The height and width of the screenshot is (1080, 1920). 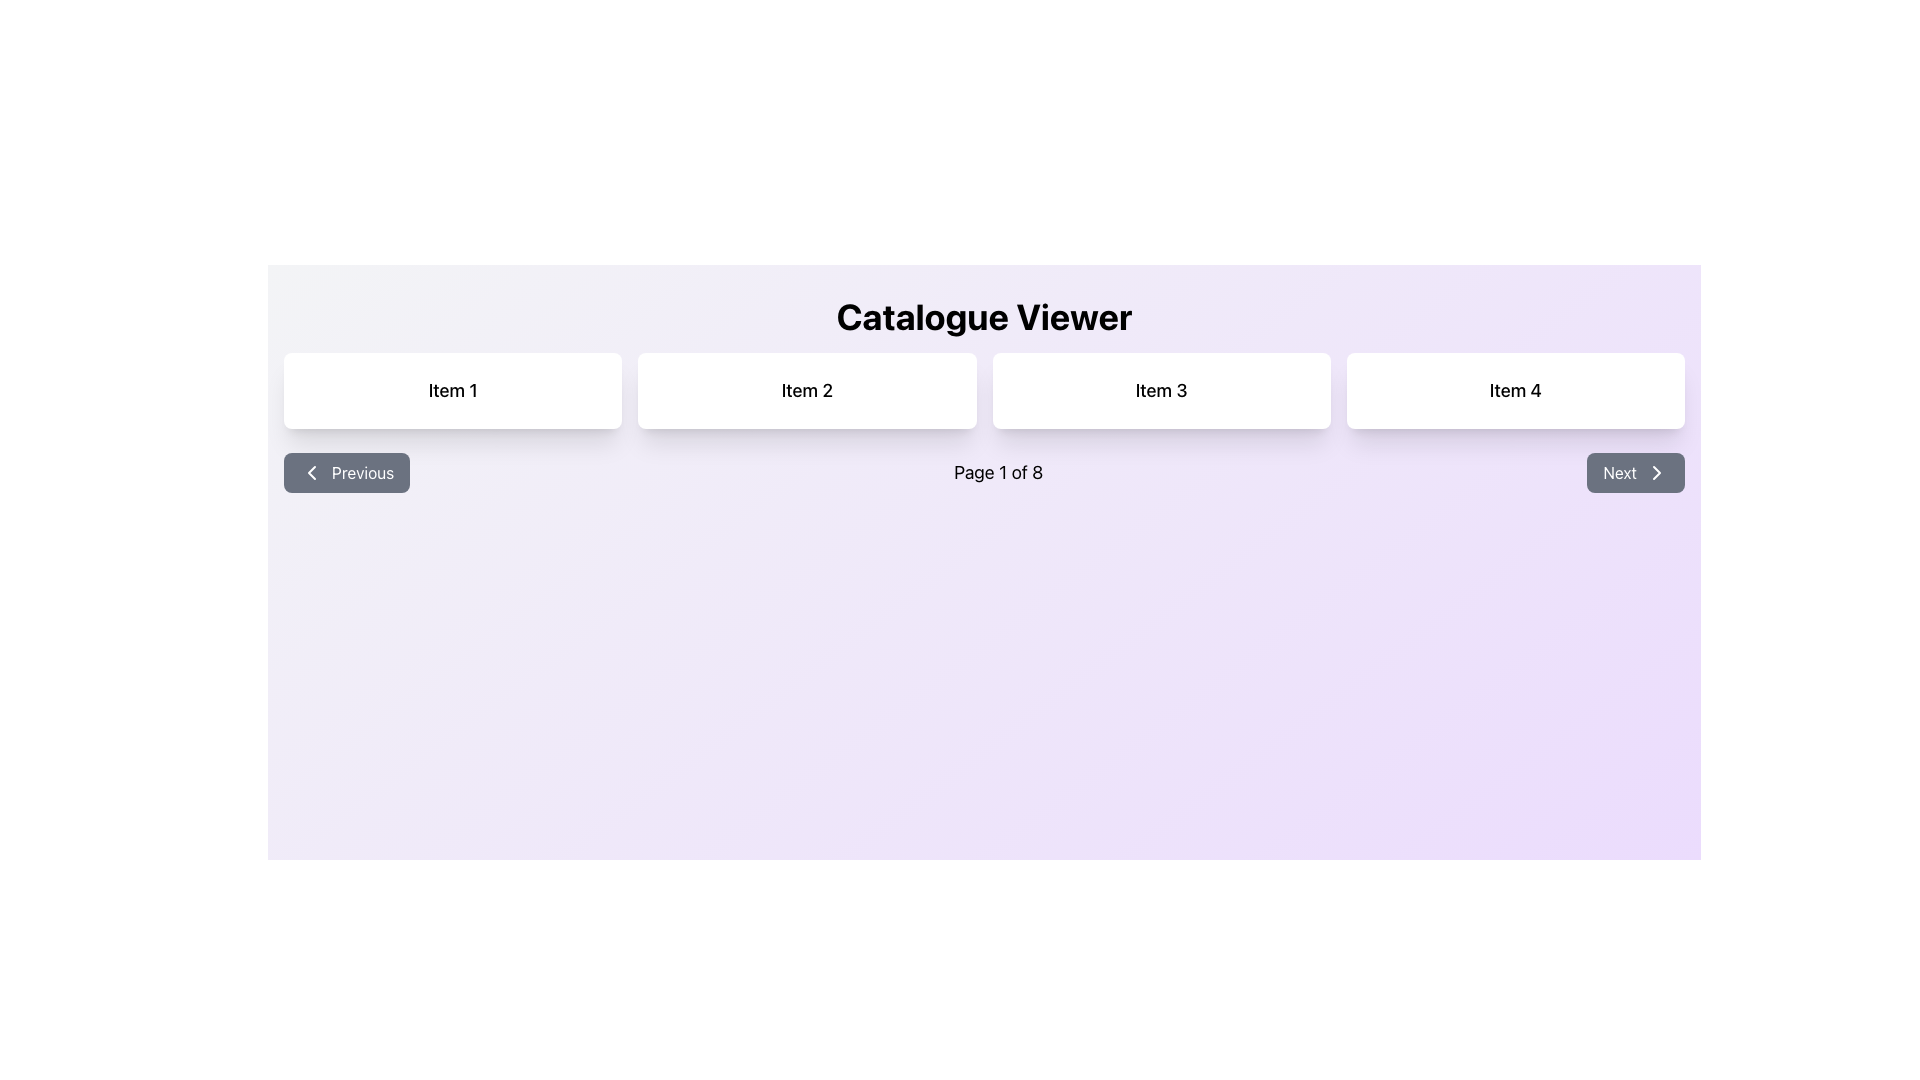 What do you see at coordinates (998, 473) in the screenshot?
I see `the text element displaying 'Page 1 of 8', which is centered and bold, located below the navigation buttons` at bounding box center [998, 473].